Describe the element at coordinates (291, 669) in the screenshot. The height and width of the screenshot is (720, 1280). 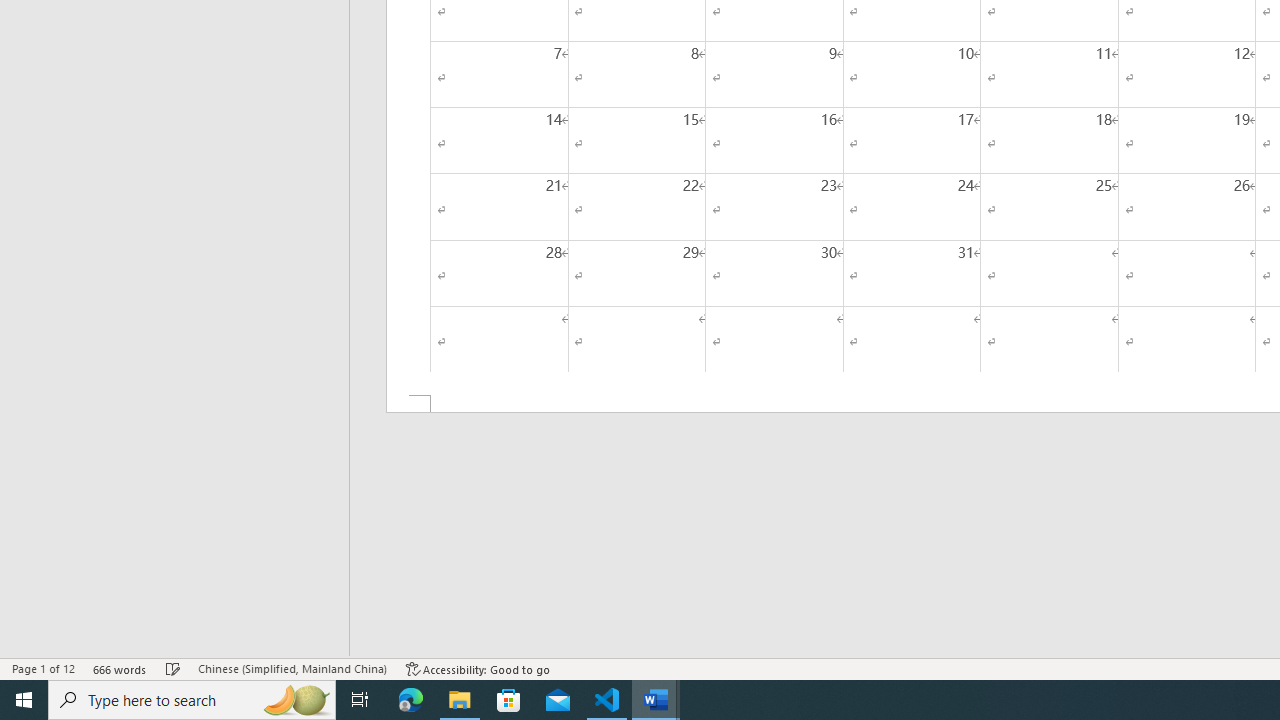
I see `'Language Chinese (Simplified, Mainland China)'` at that location.